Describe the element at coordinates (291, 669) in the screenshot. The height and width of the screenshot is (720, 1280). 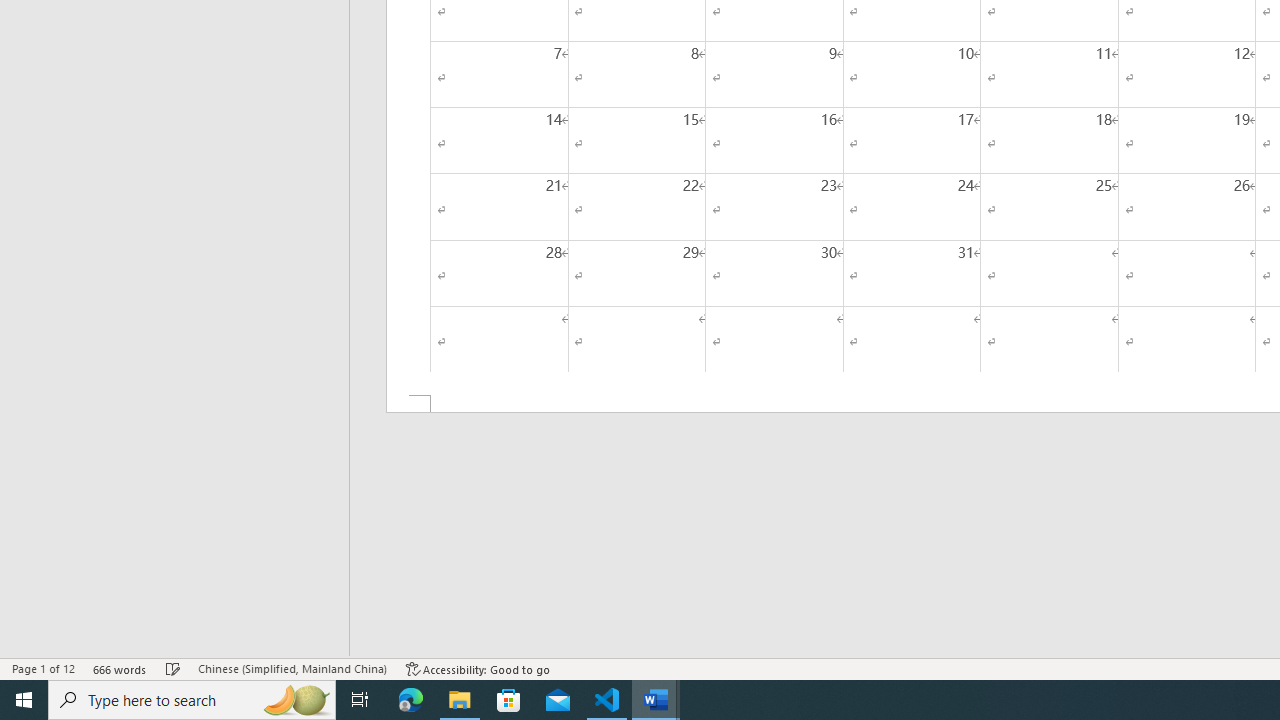
I see `'Language Chinese (Simplified, Mainland China)'` at that location.